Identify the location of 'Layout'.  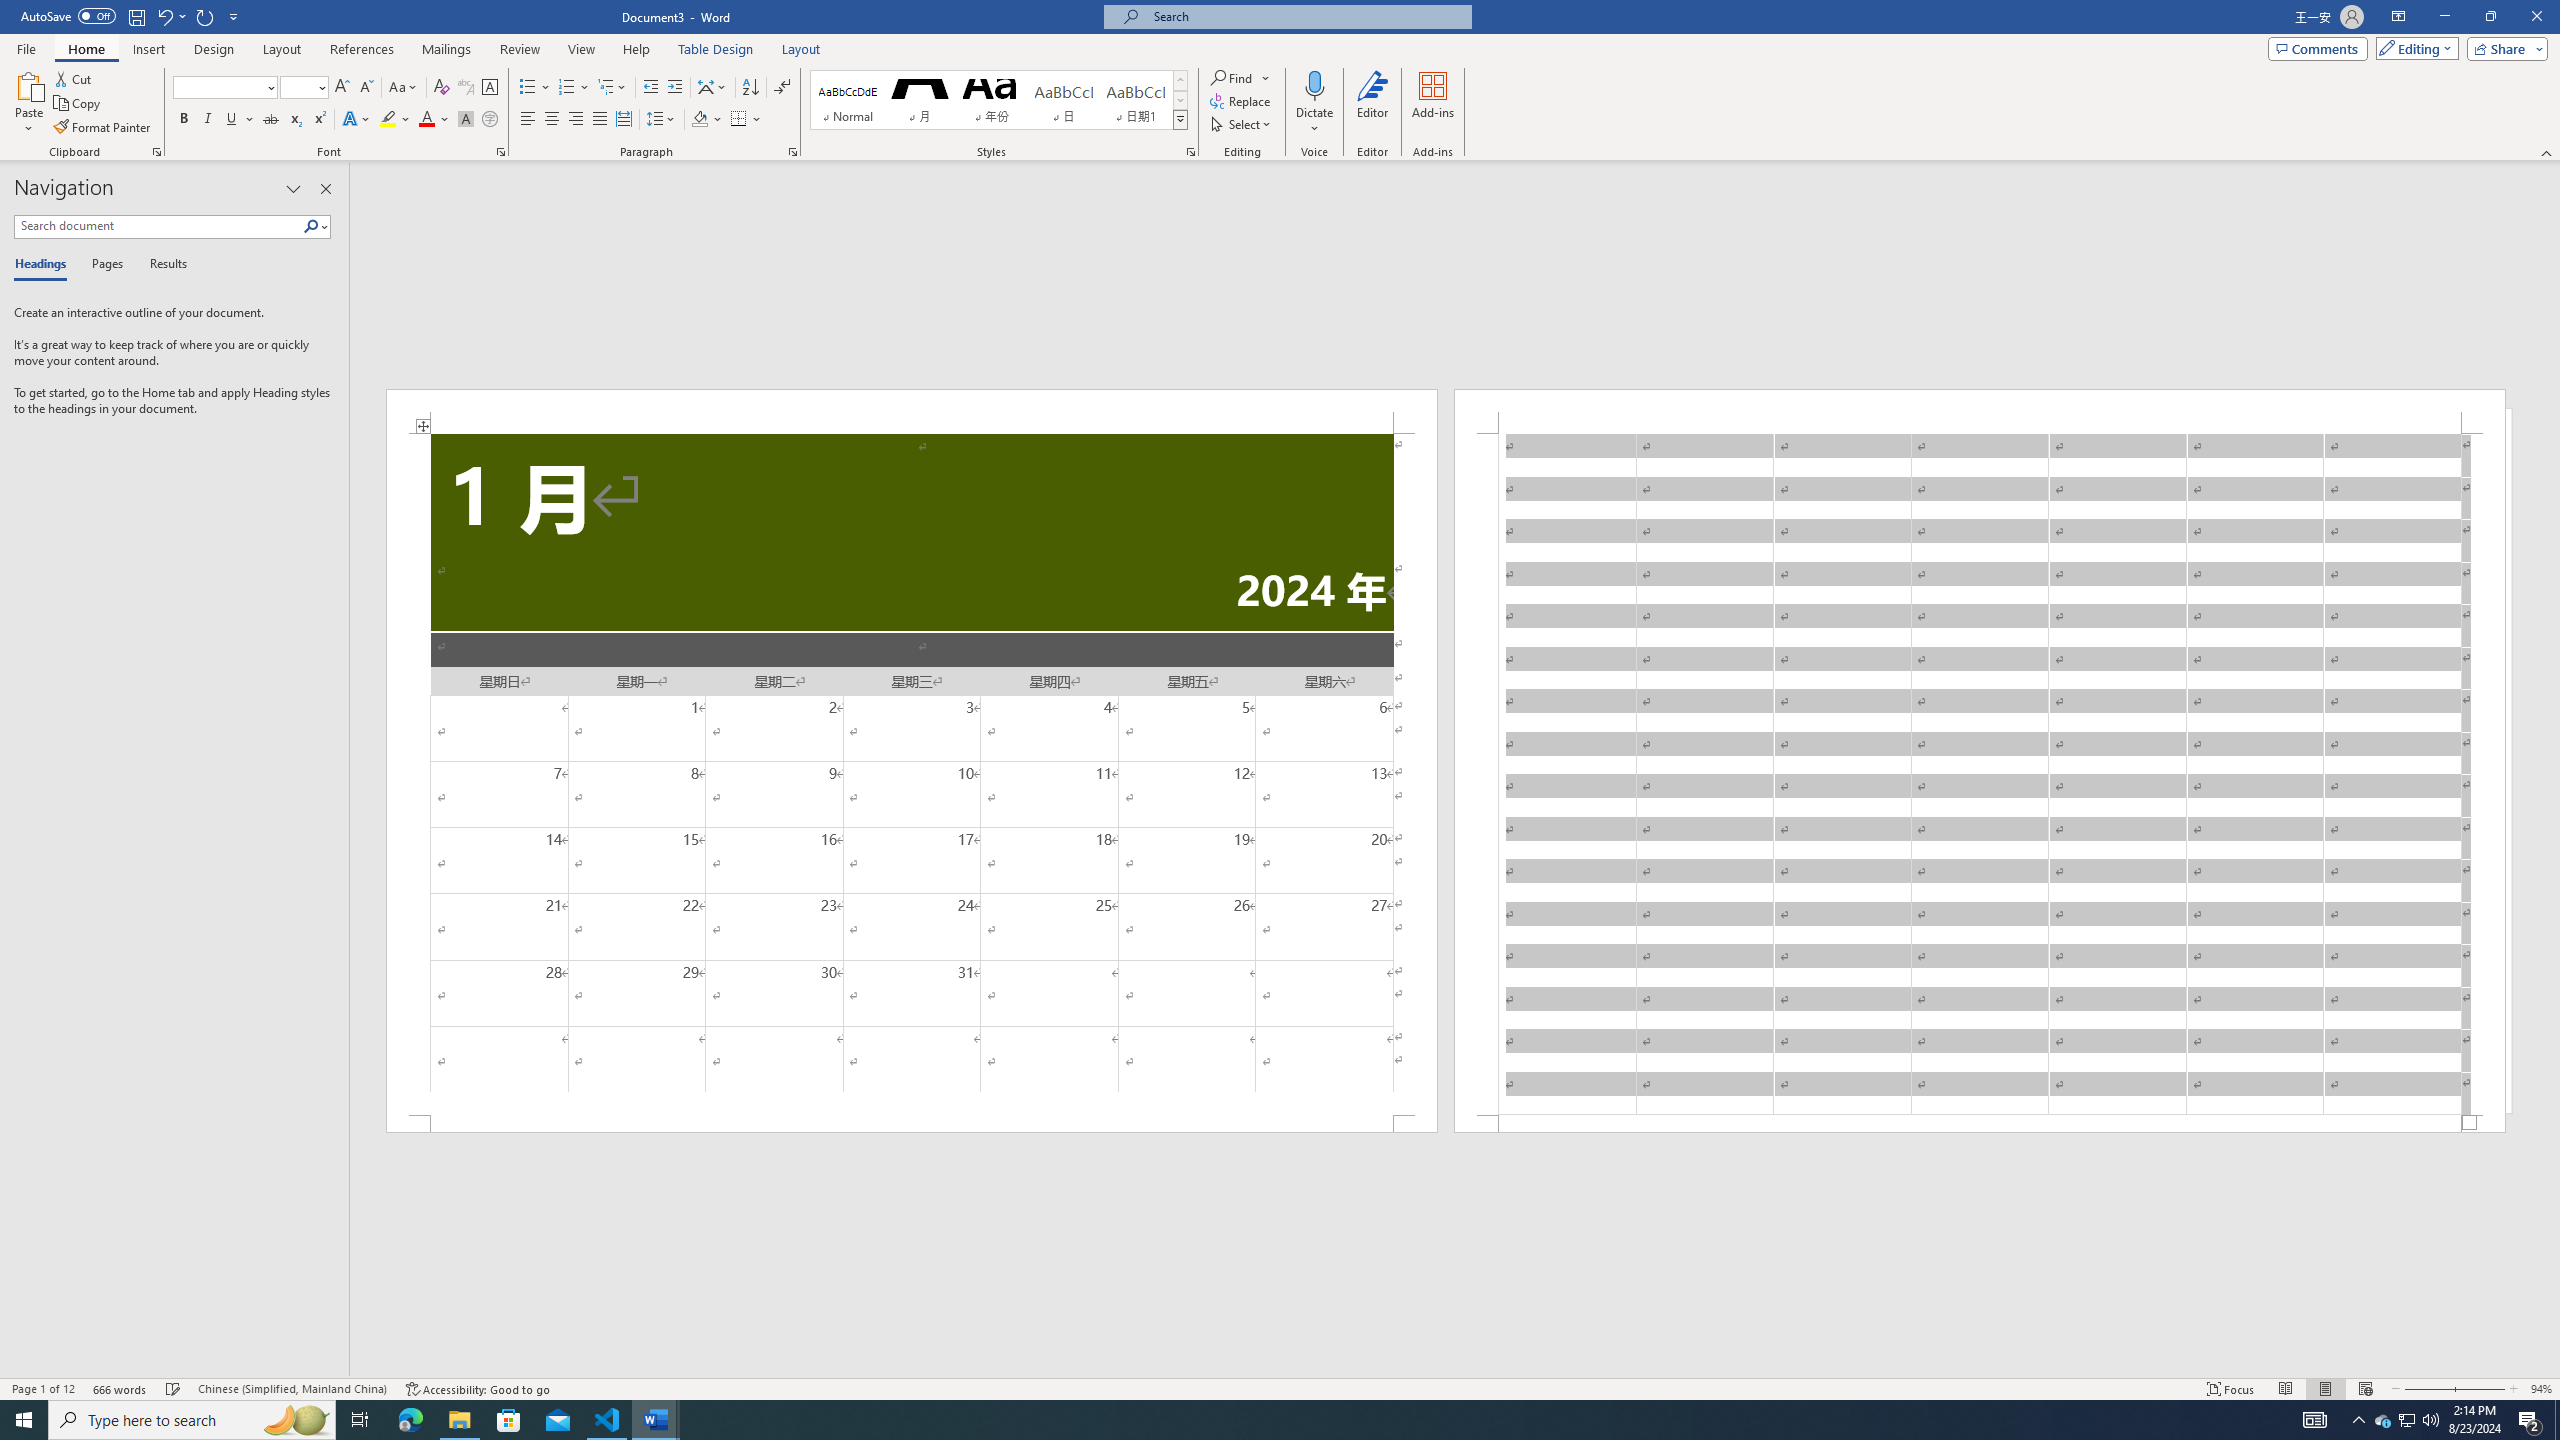
(800, 49).